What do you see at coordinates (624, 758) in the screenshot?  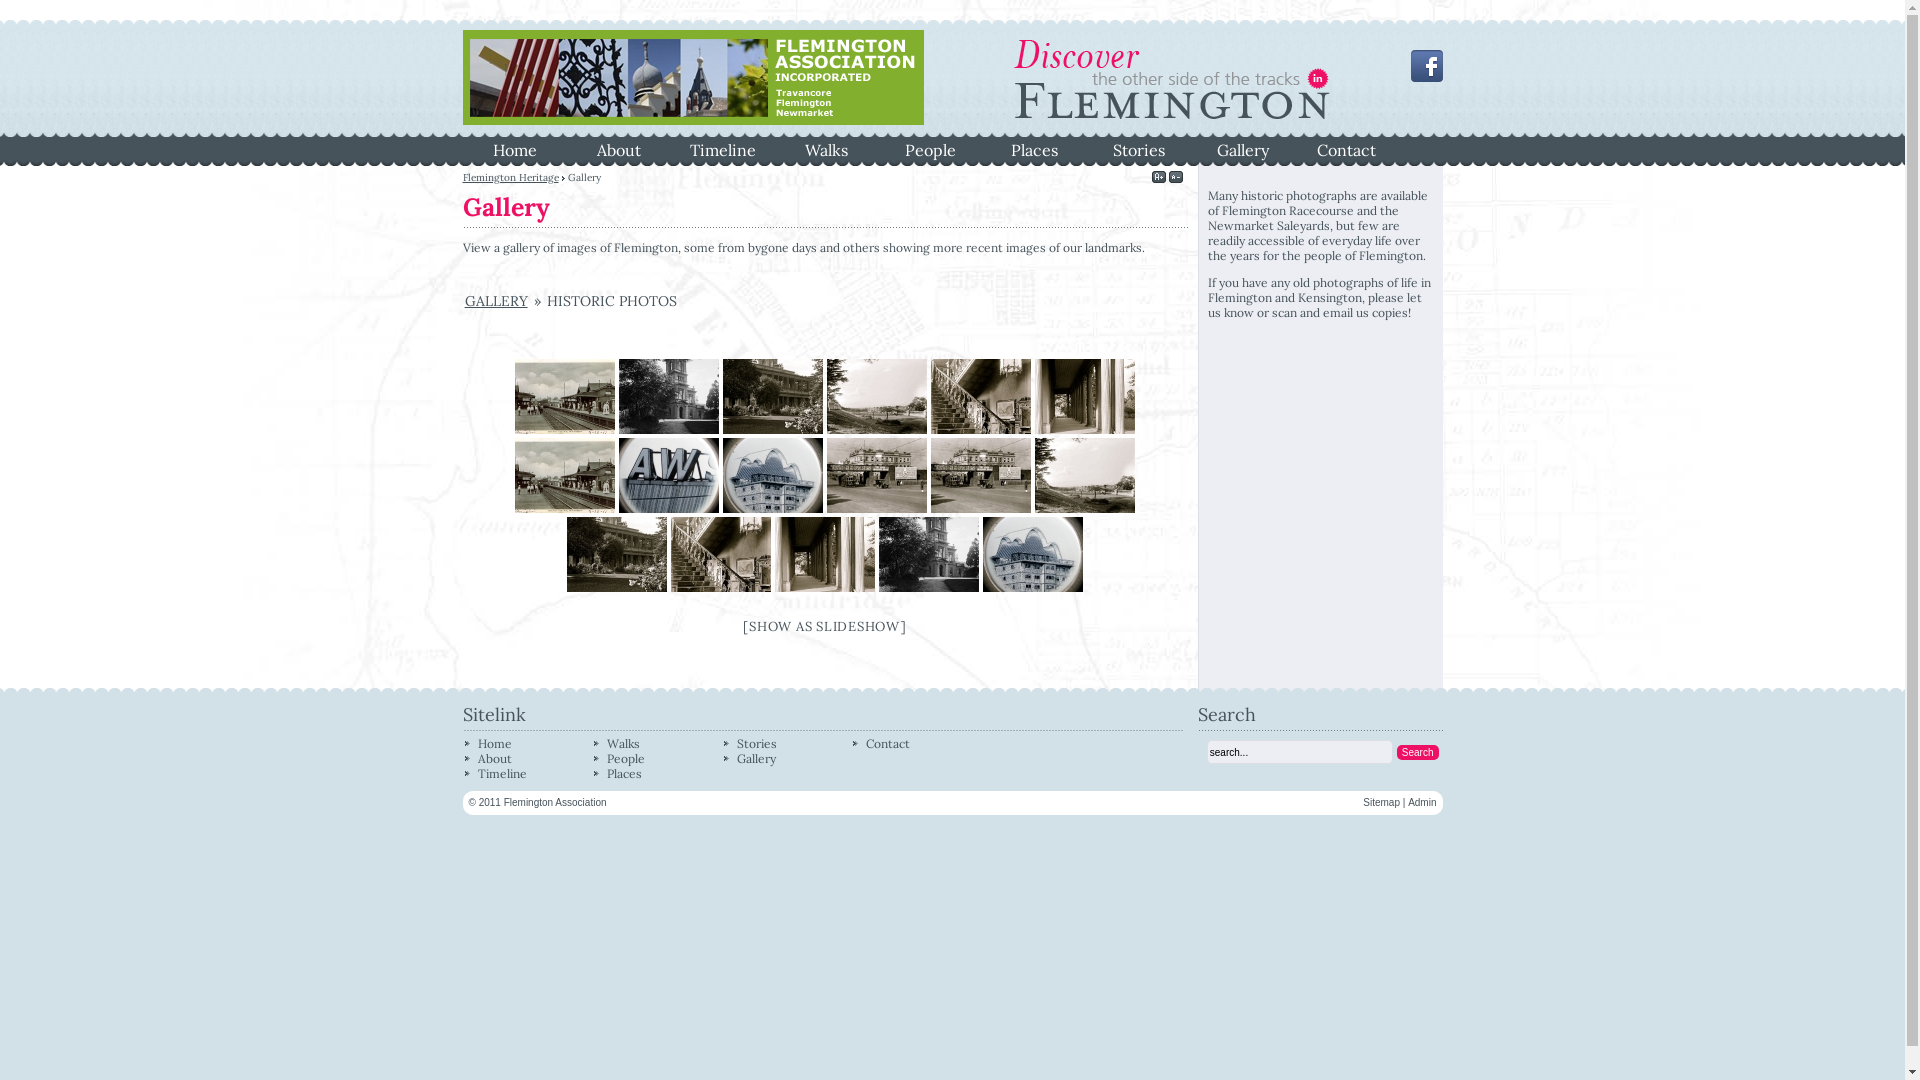 I see `'People'` at bounding box center [624, 758].